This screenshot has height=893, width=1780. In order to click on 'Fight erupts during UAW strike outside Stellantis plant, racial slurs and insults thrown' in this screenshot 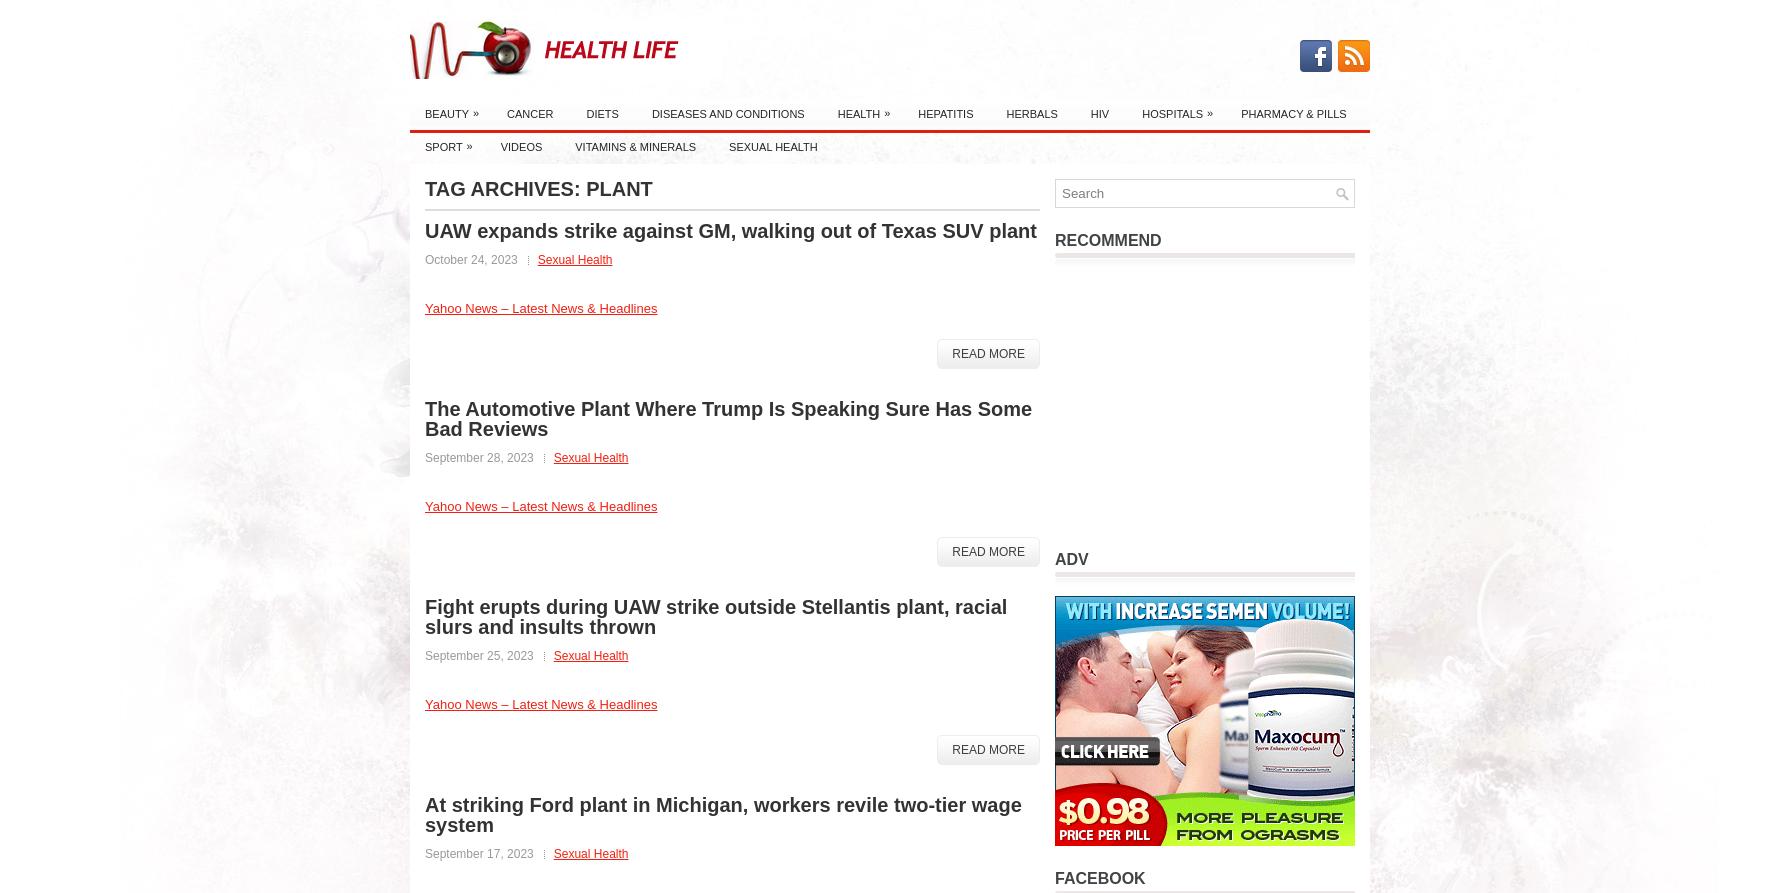, I will do `click(424, 616)`.